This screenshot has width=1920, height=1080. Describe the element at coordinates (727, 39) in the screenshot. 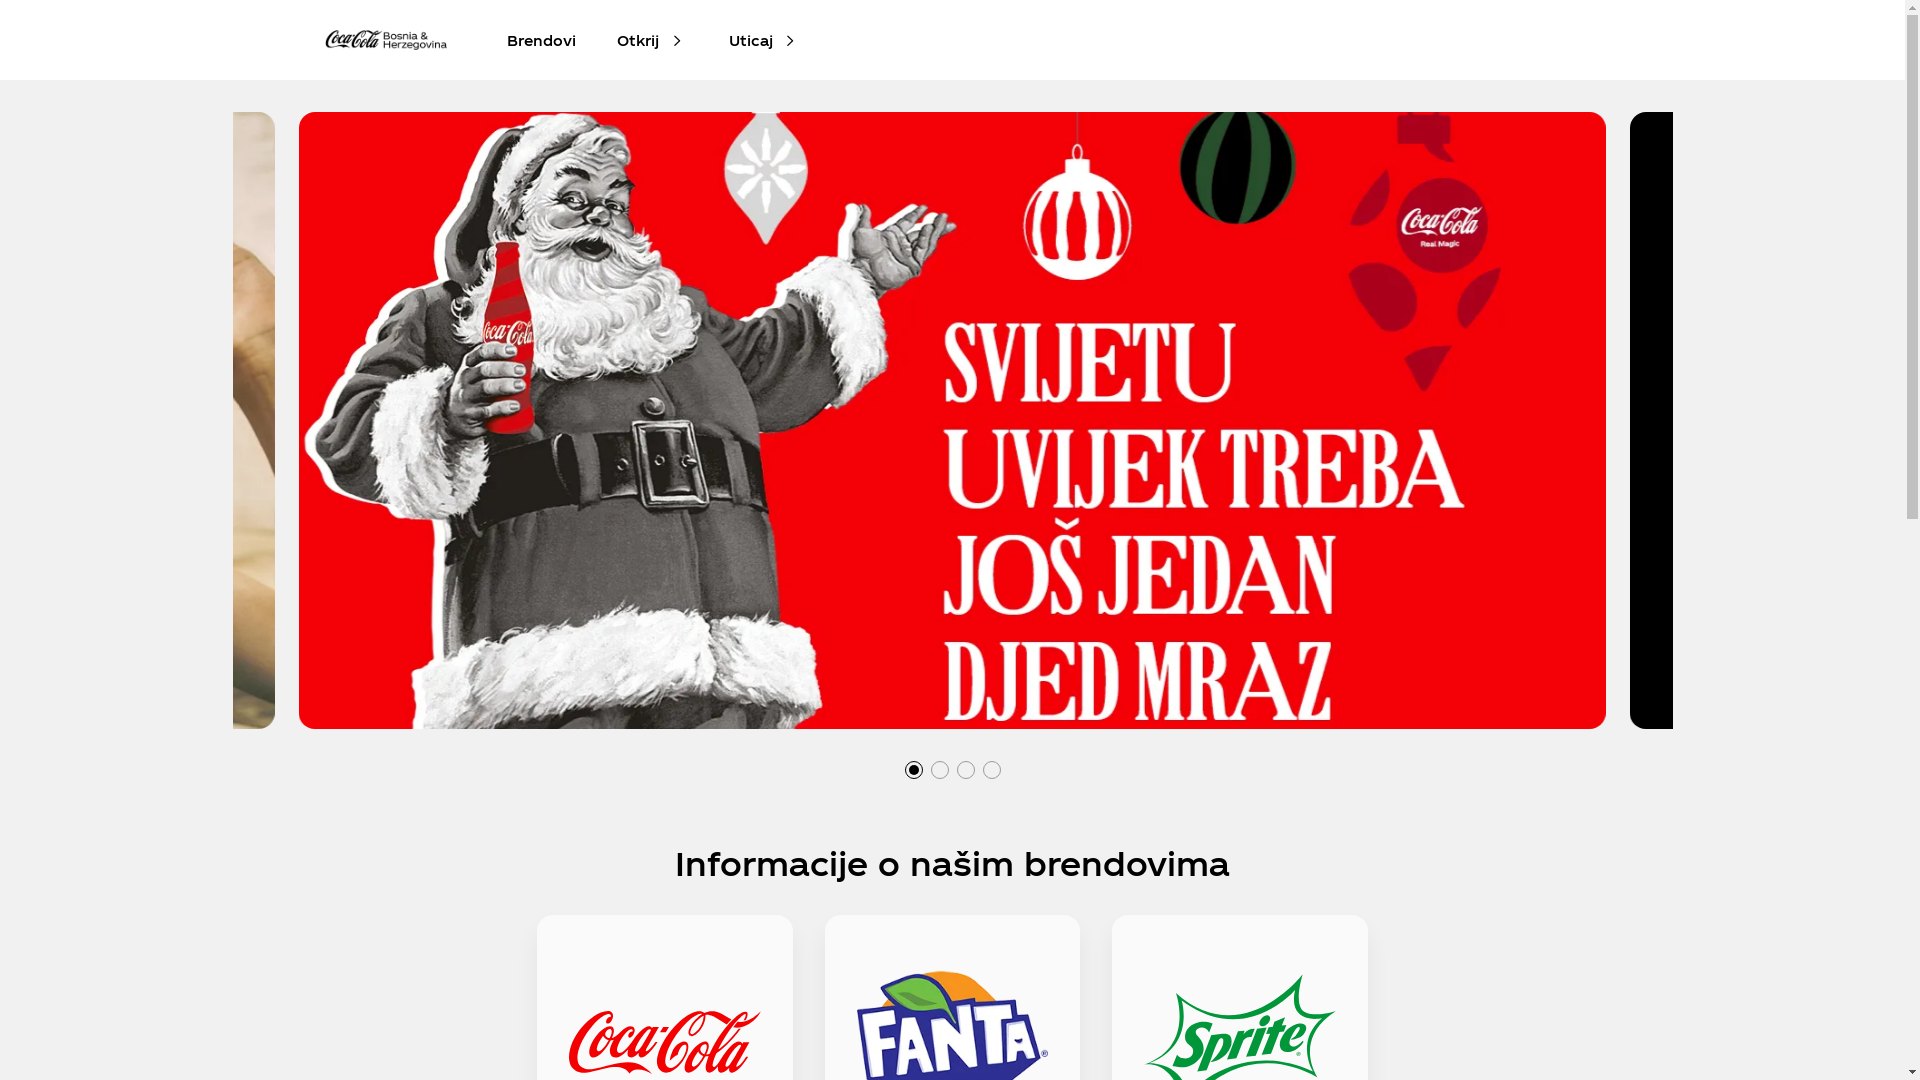

I see `'Uticaj'` at that location.